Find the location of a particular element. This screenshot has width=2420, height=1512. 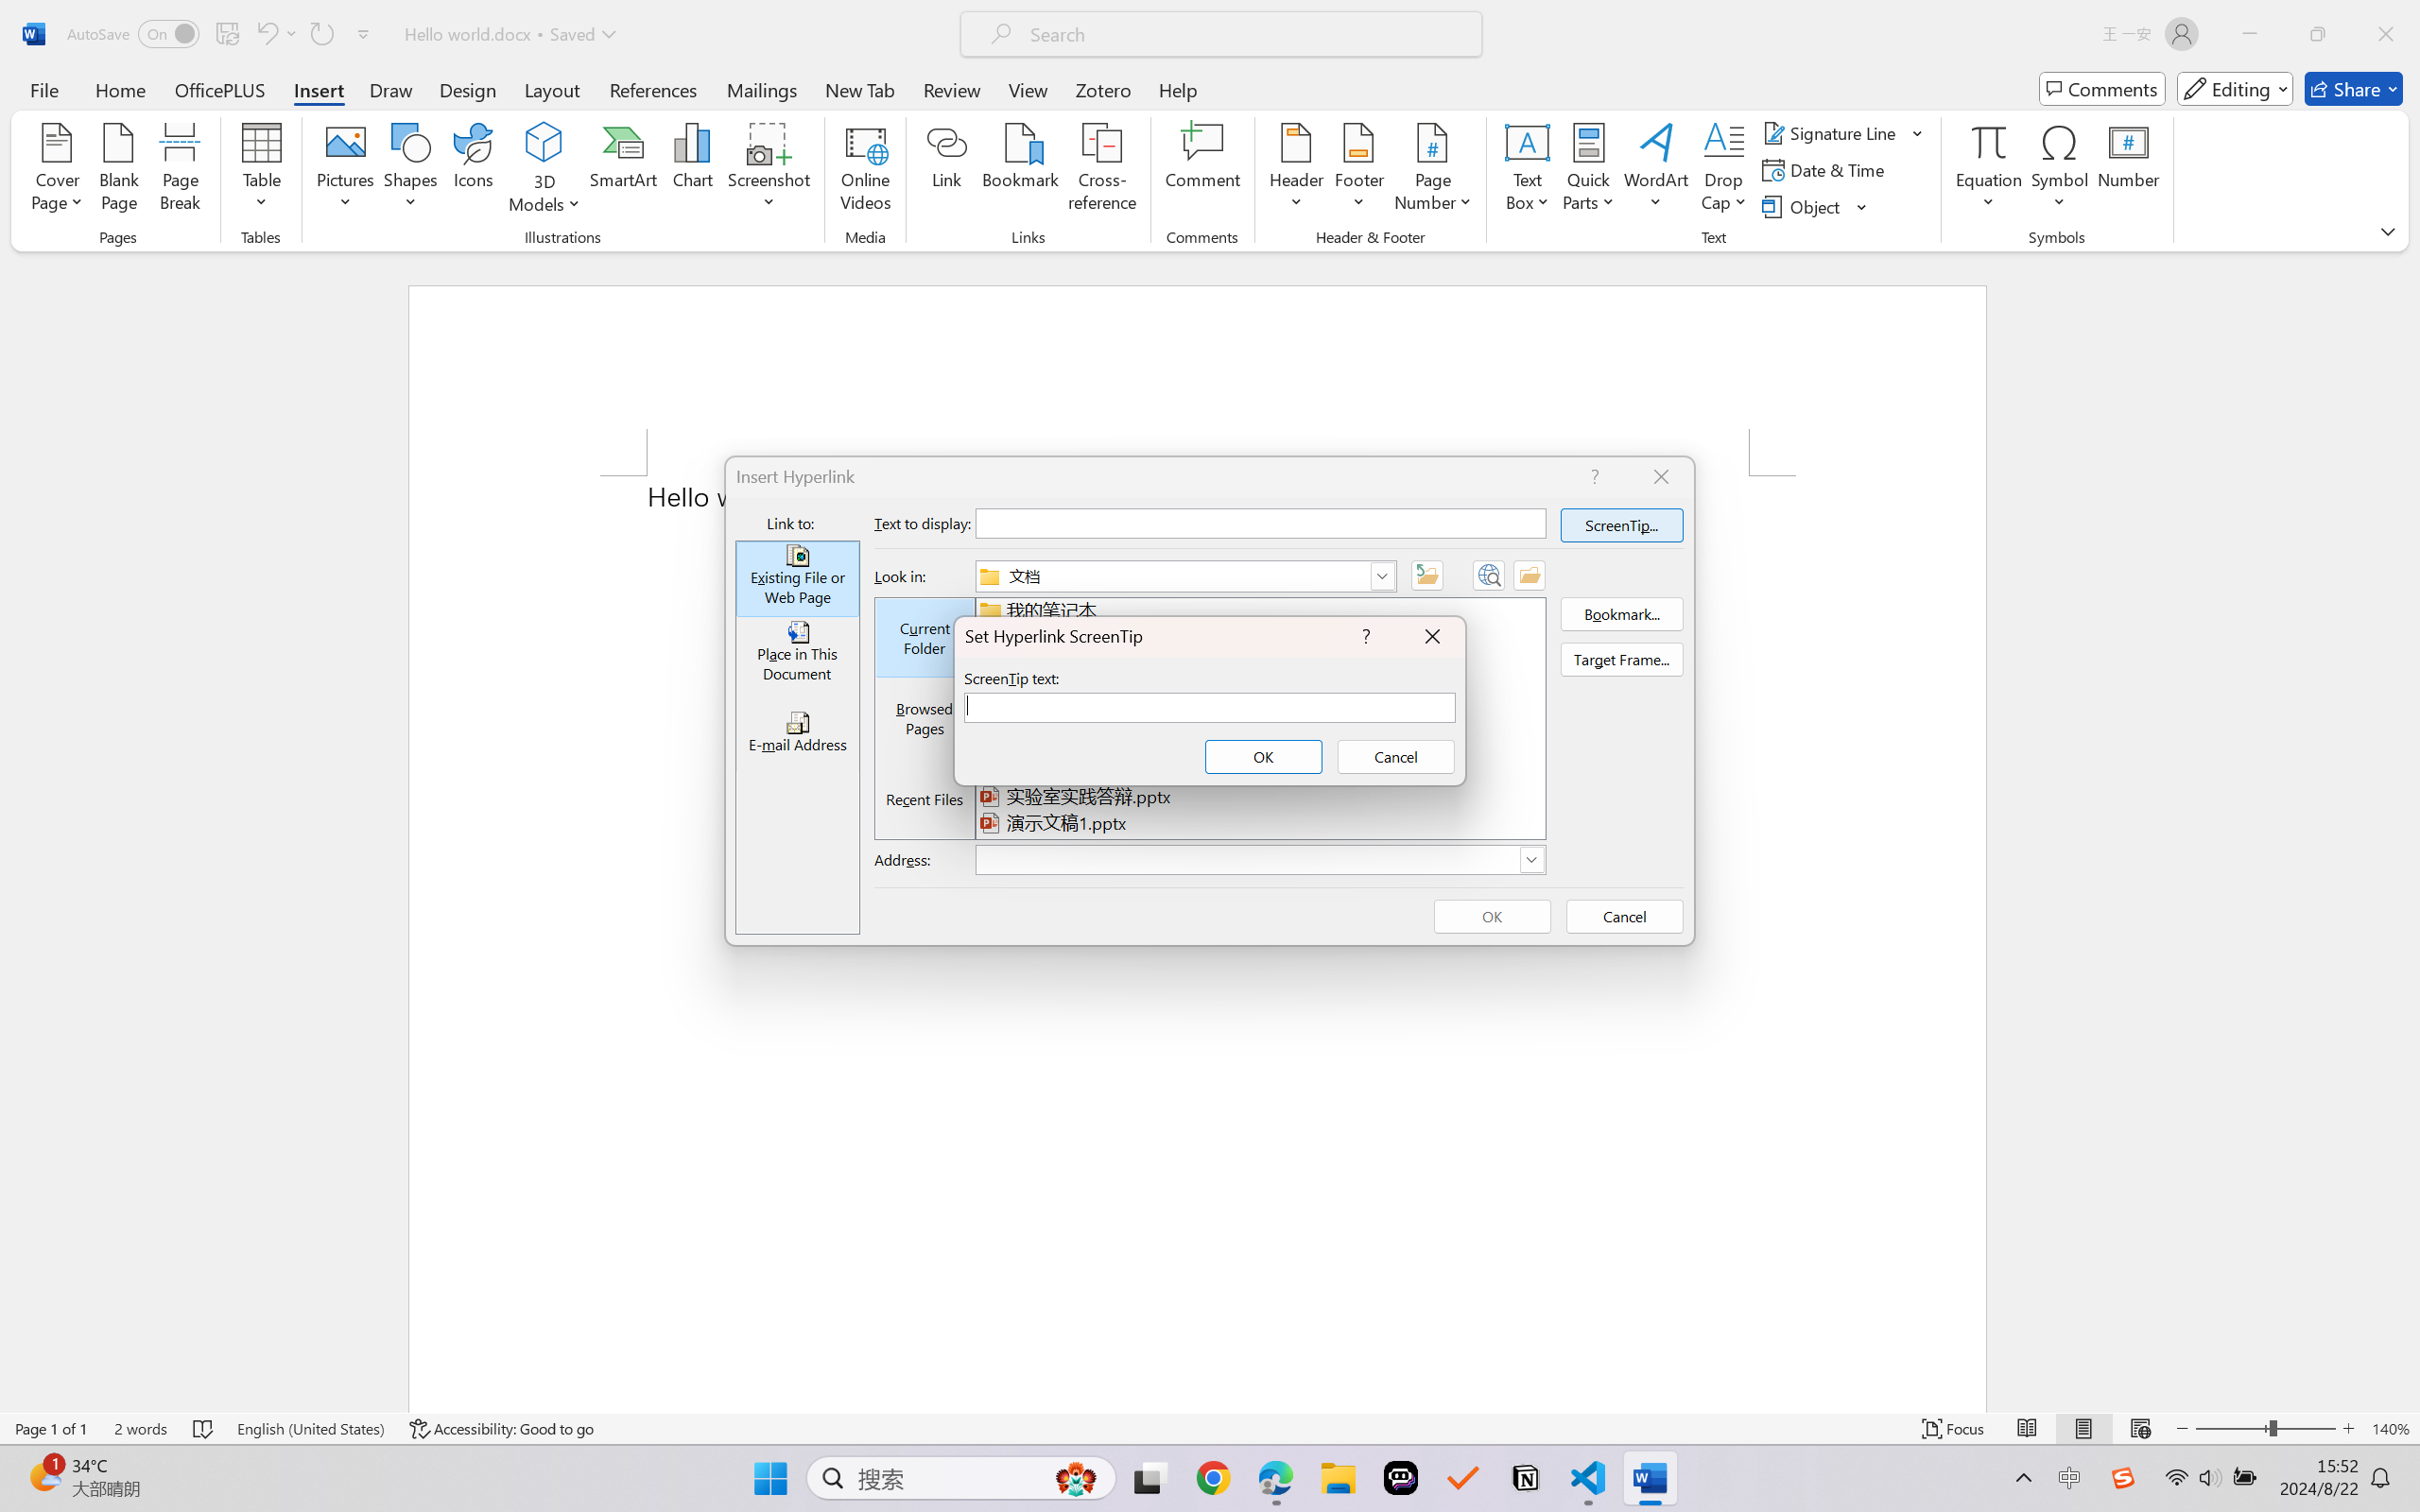

'Text to display:' is located at coordinates (1259, 522).